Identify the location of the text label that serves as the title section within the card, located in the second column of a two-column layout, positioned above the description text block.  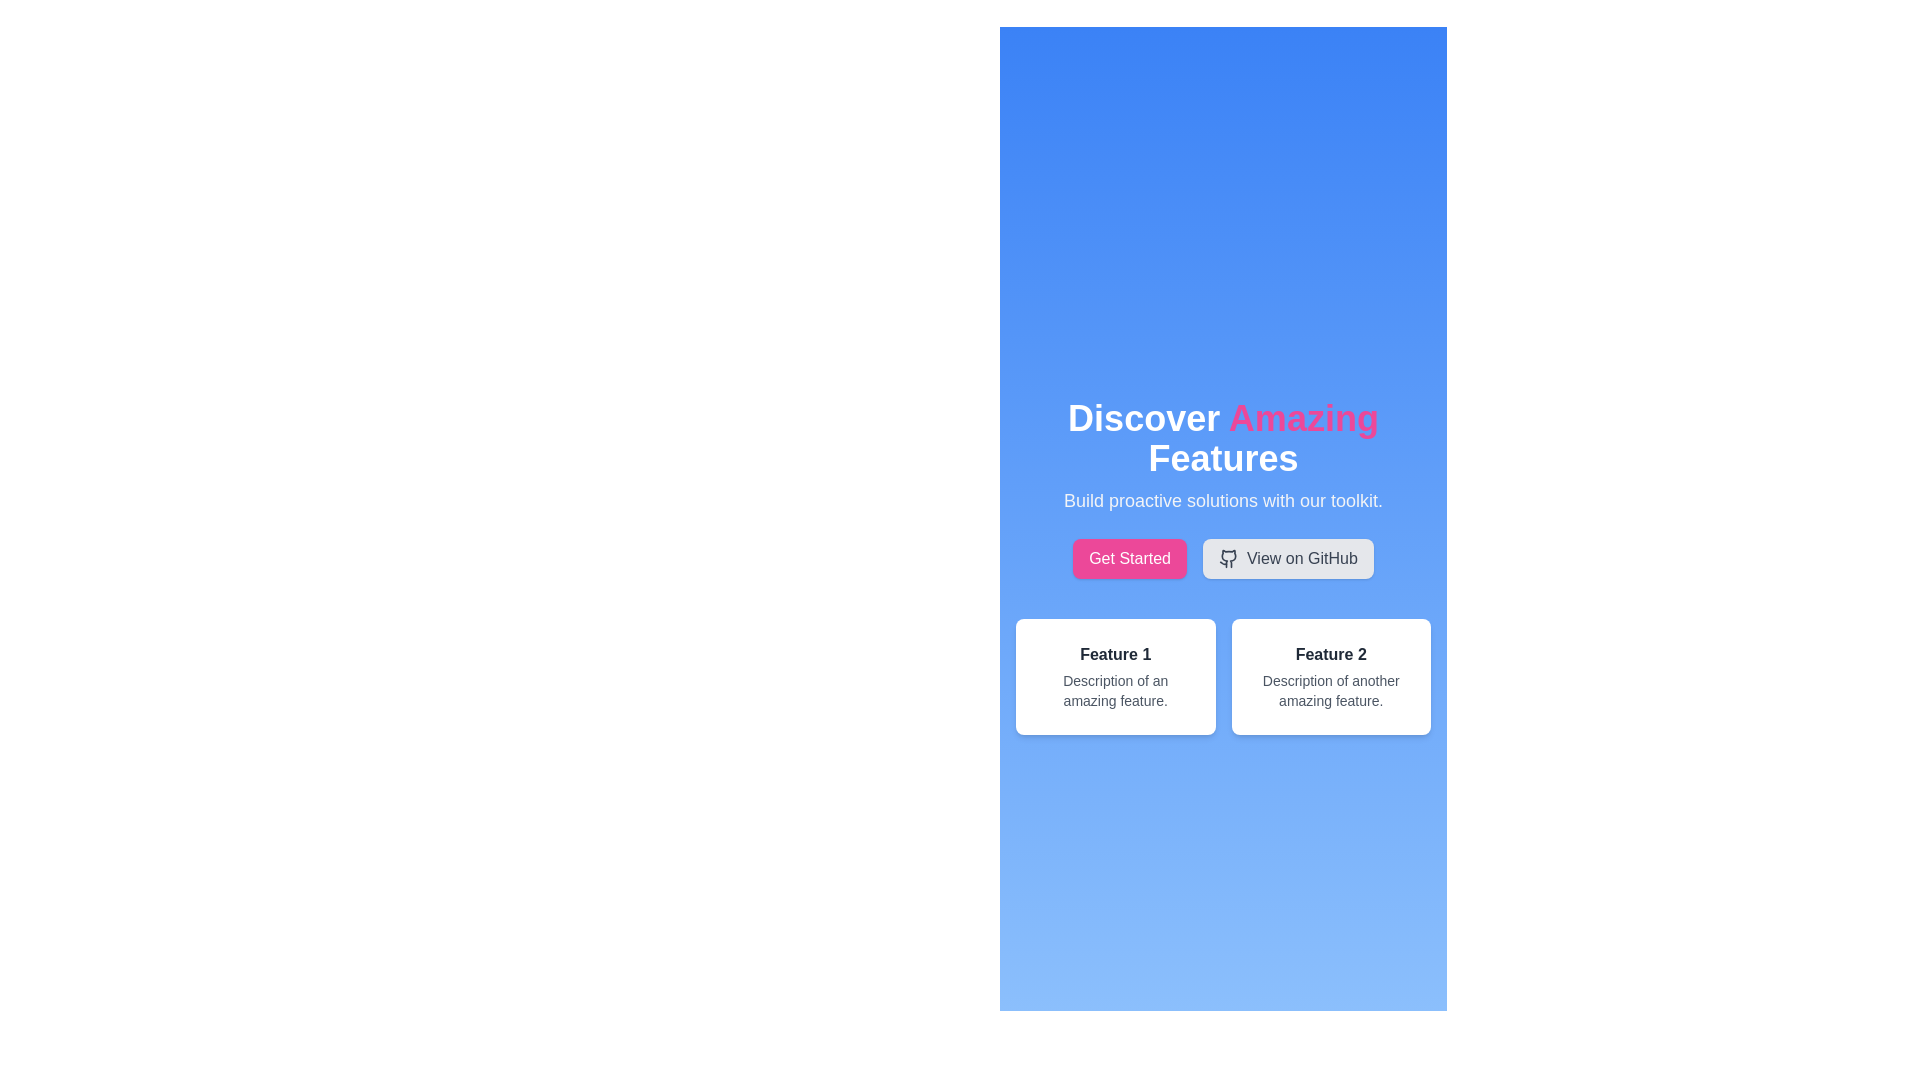
(1331, 655).